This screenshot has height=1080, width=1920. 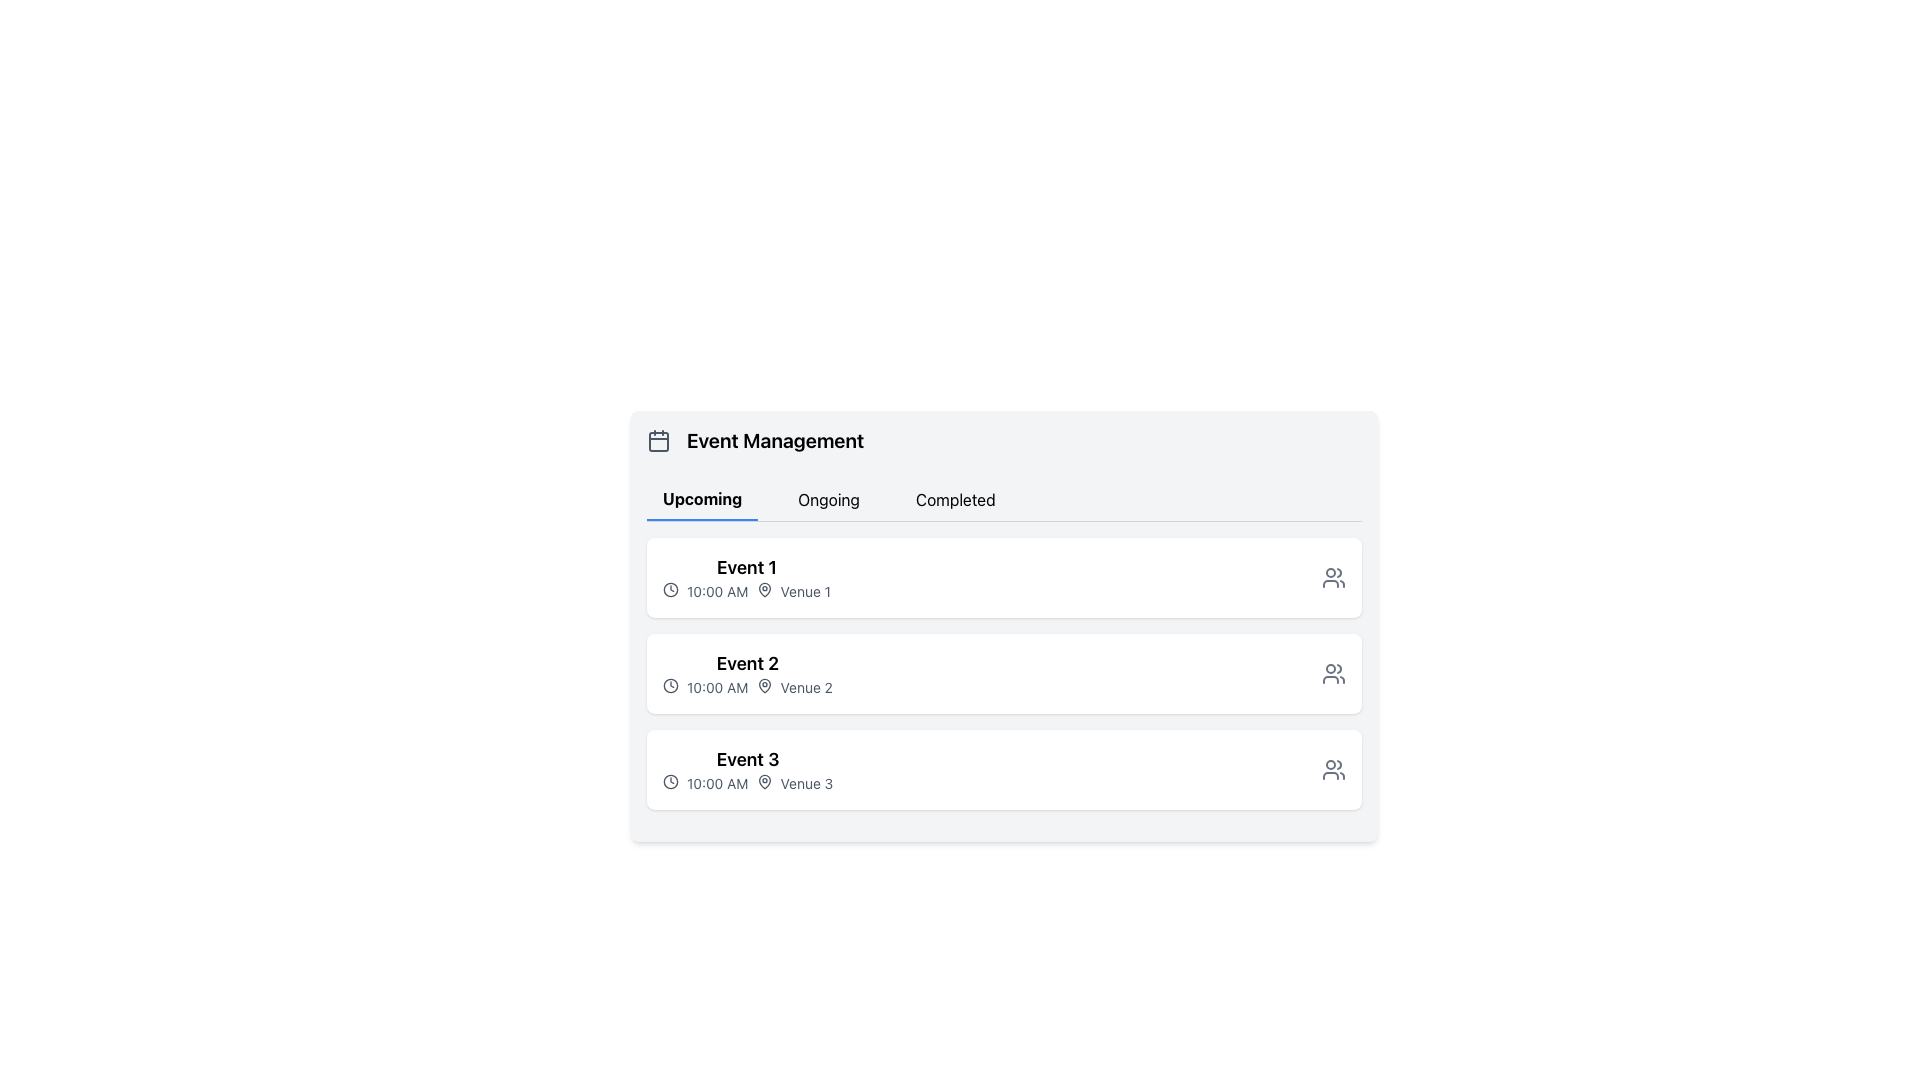 I want to click on the icon located to the left of 'Venue 1' in the text group '10:00 AM Venue 1', which serves as a visual indicator for the venue information, so click(x=763, y=589).